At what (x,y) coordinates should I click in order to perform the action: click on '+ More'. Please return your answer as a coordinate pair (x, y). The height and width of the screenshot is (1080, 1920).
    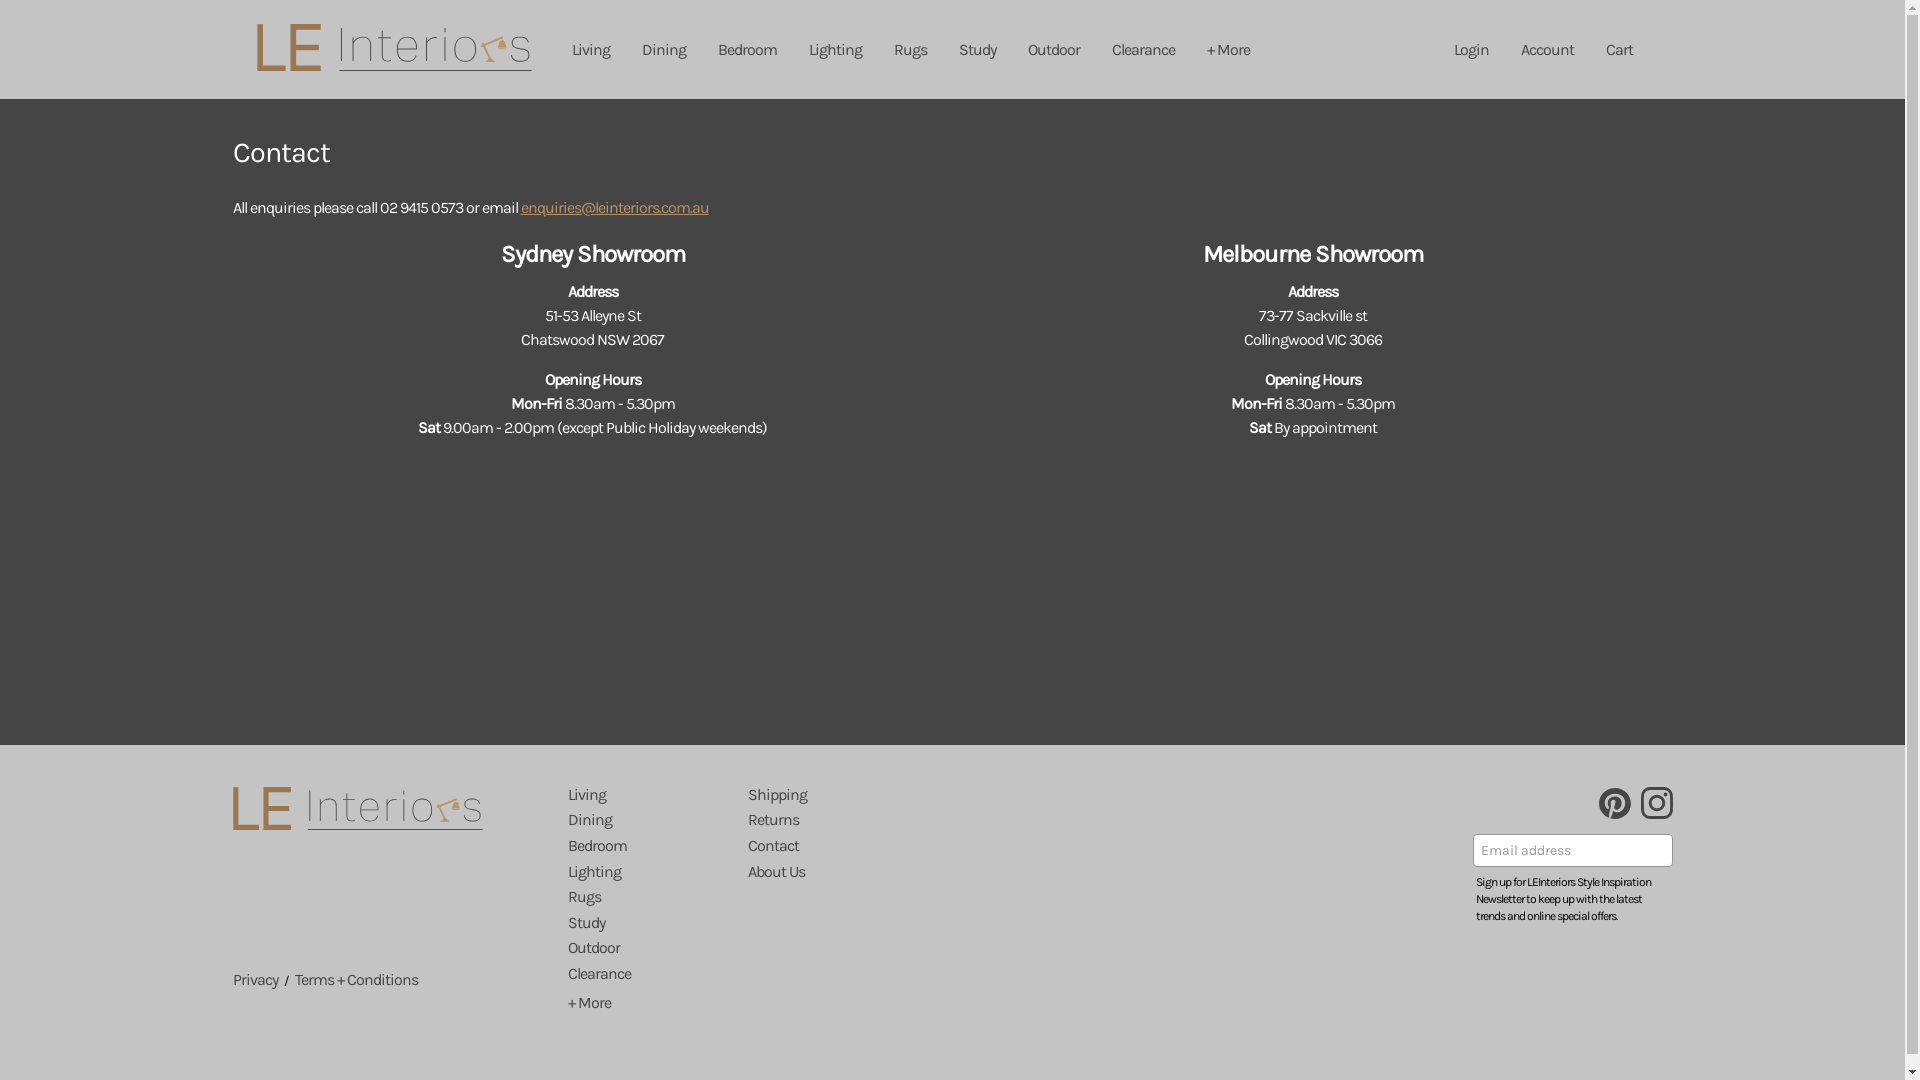
    Looking at the image, I should click on (588, 1002).